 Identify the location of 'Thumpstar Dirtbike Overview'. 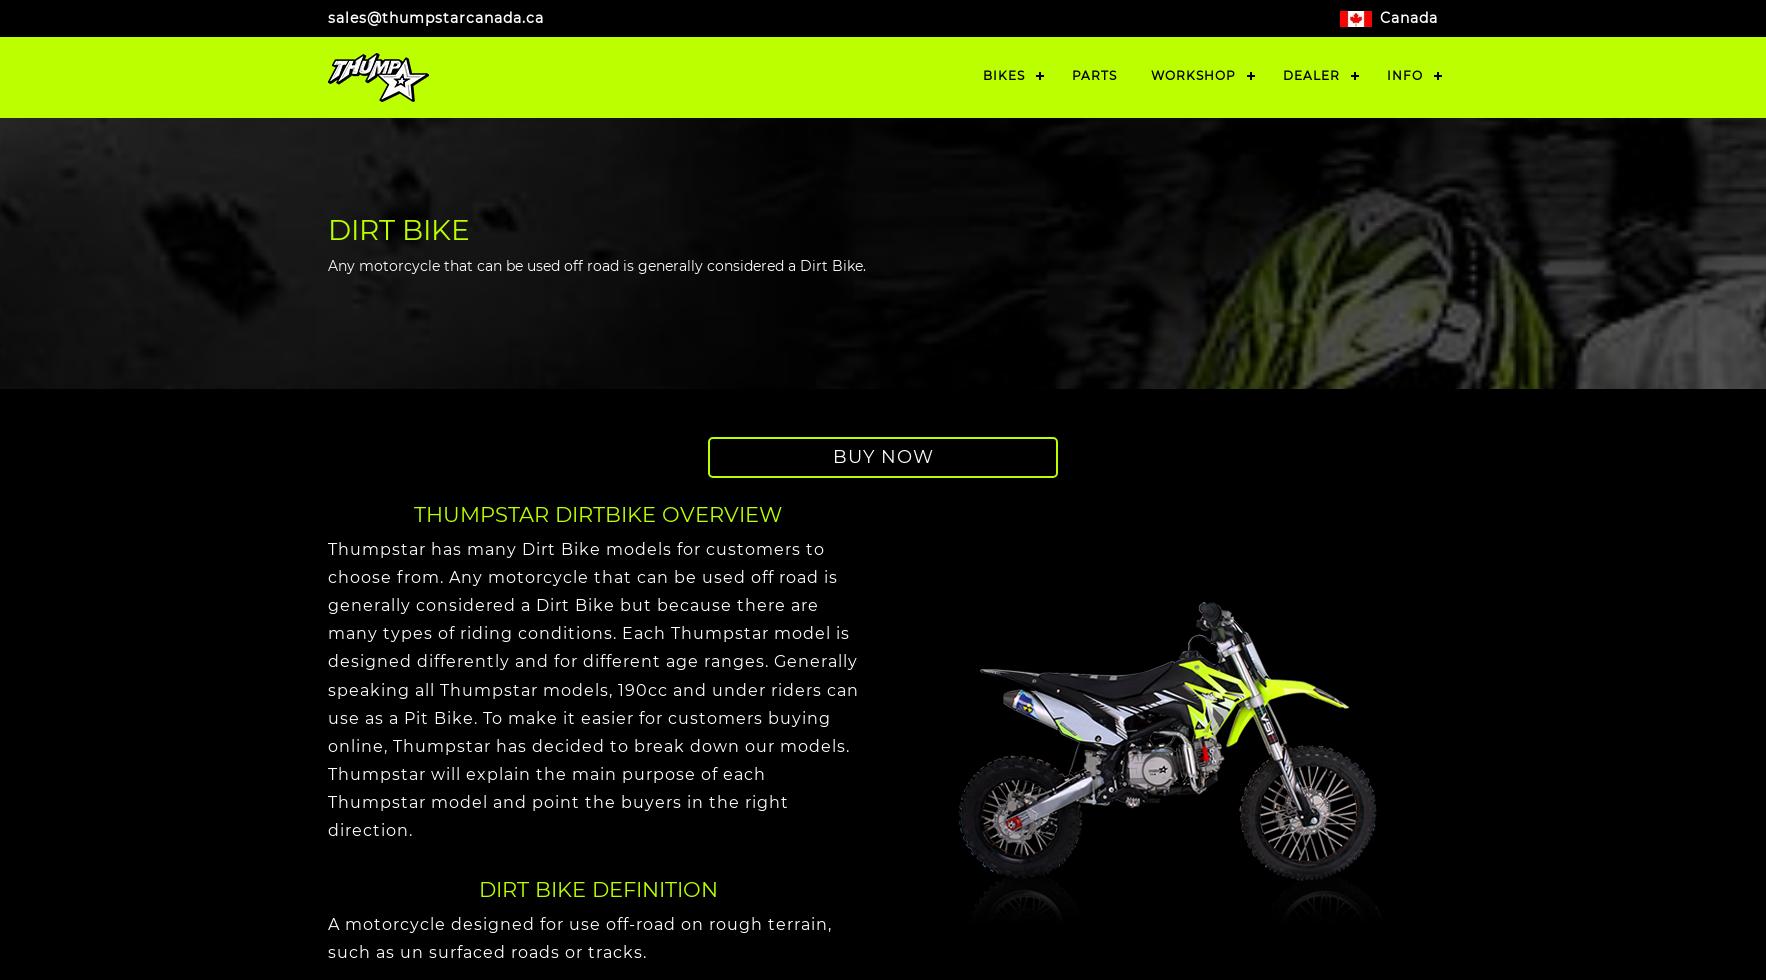
(597, 513).